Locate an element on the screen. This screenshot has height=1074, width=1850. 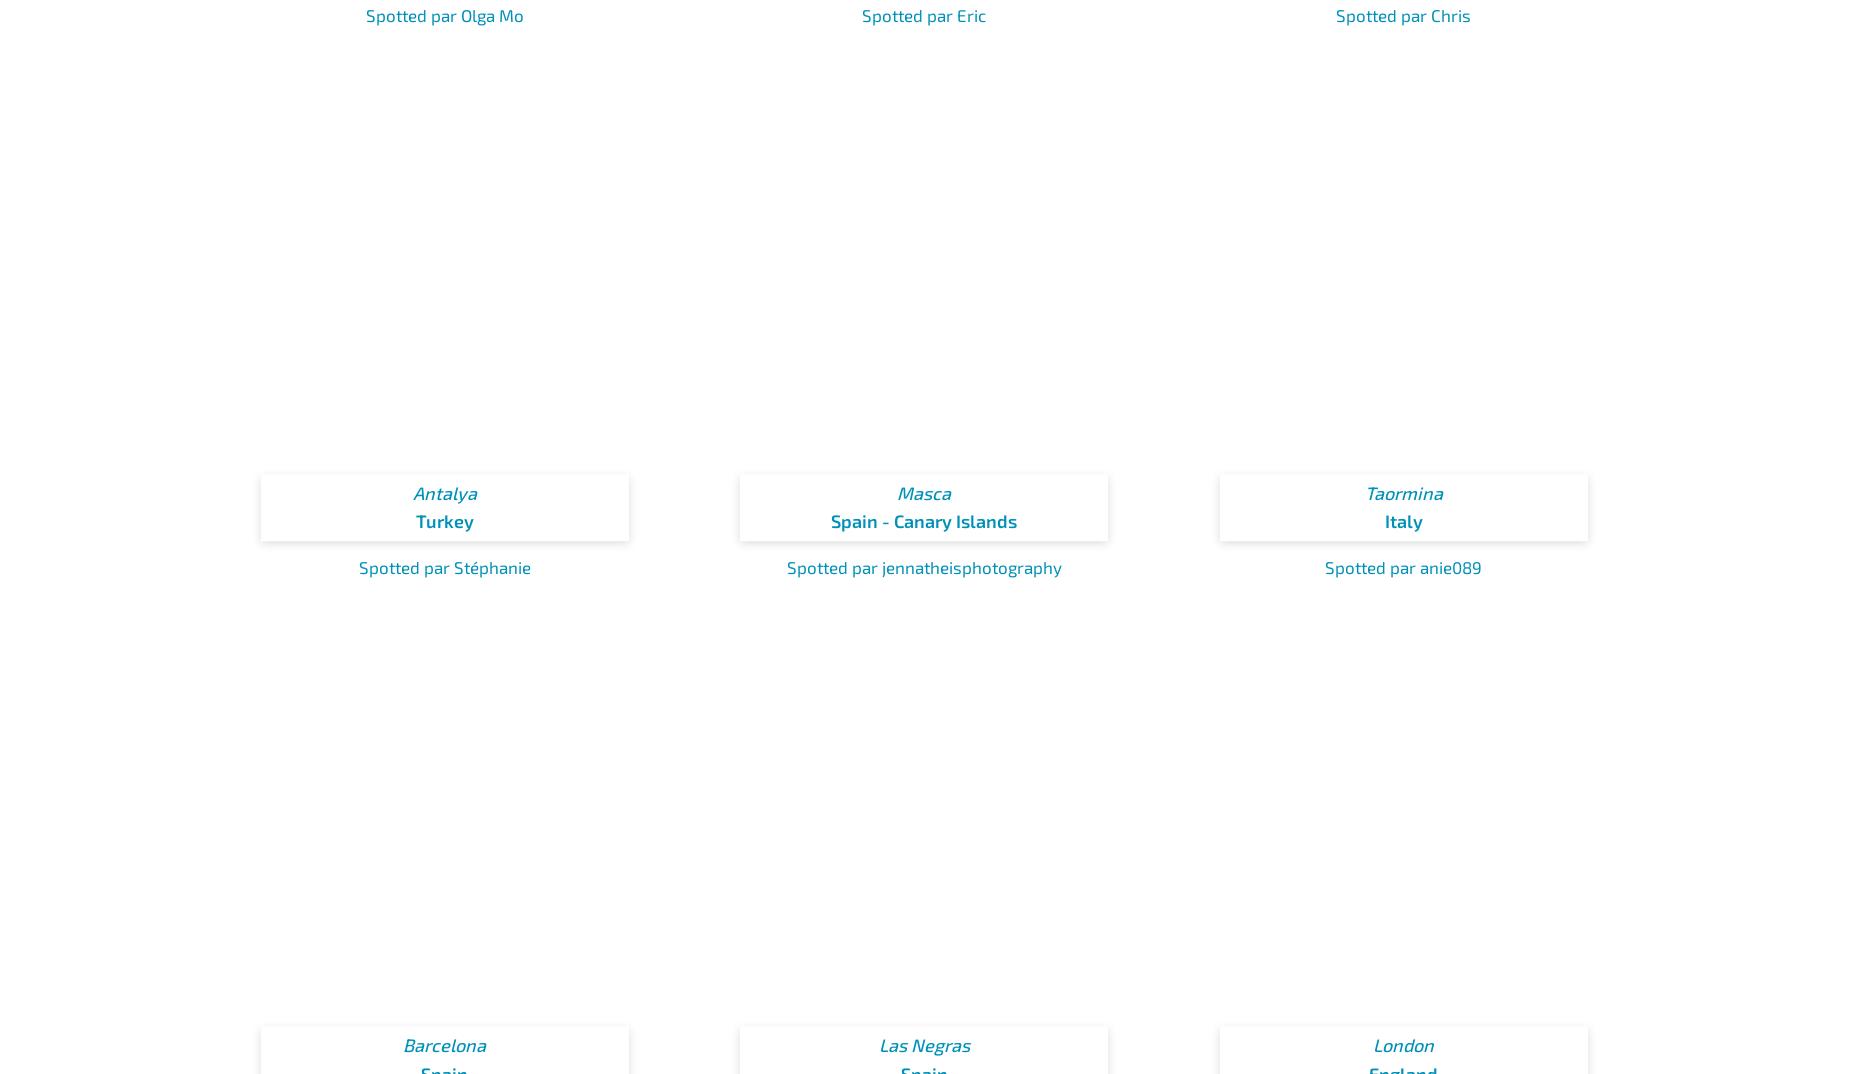
'Spotted par Chris' is located at coordinates (1335, 12).